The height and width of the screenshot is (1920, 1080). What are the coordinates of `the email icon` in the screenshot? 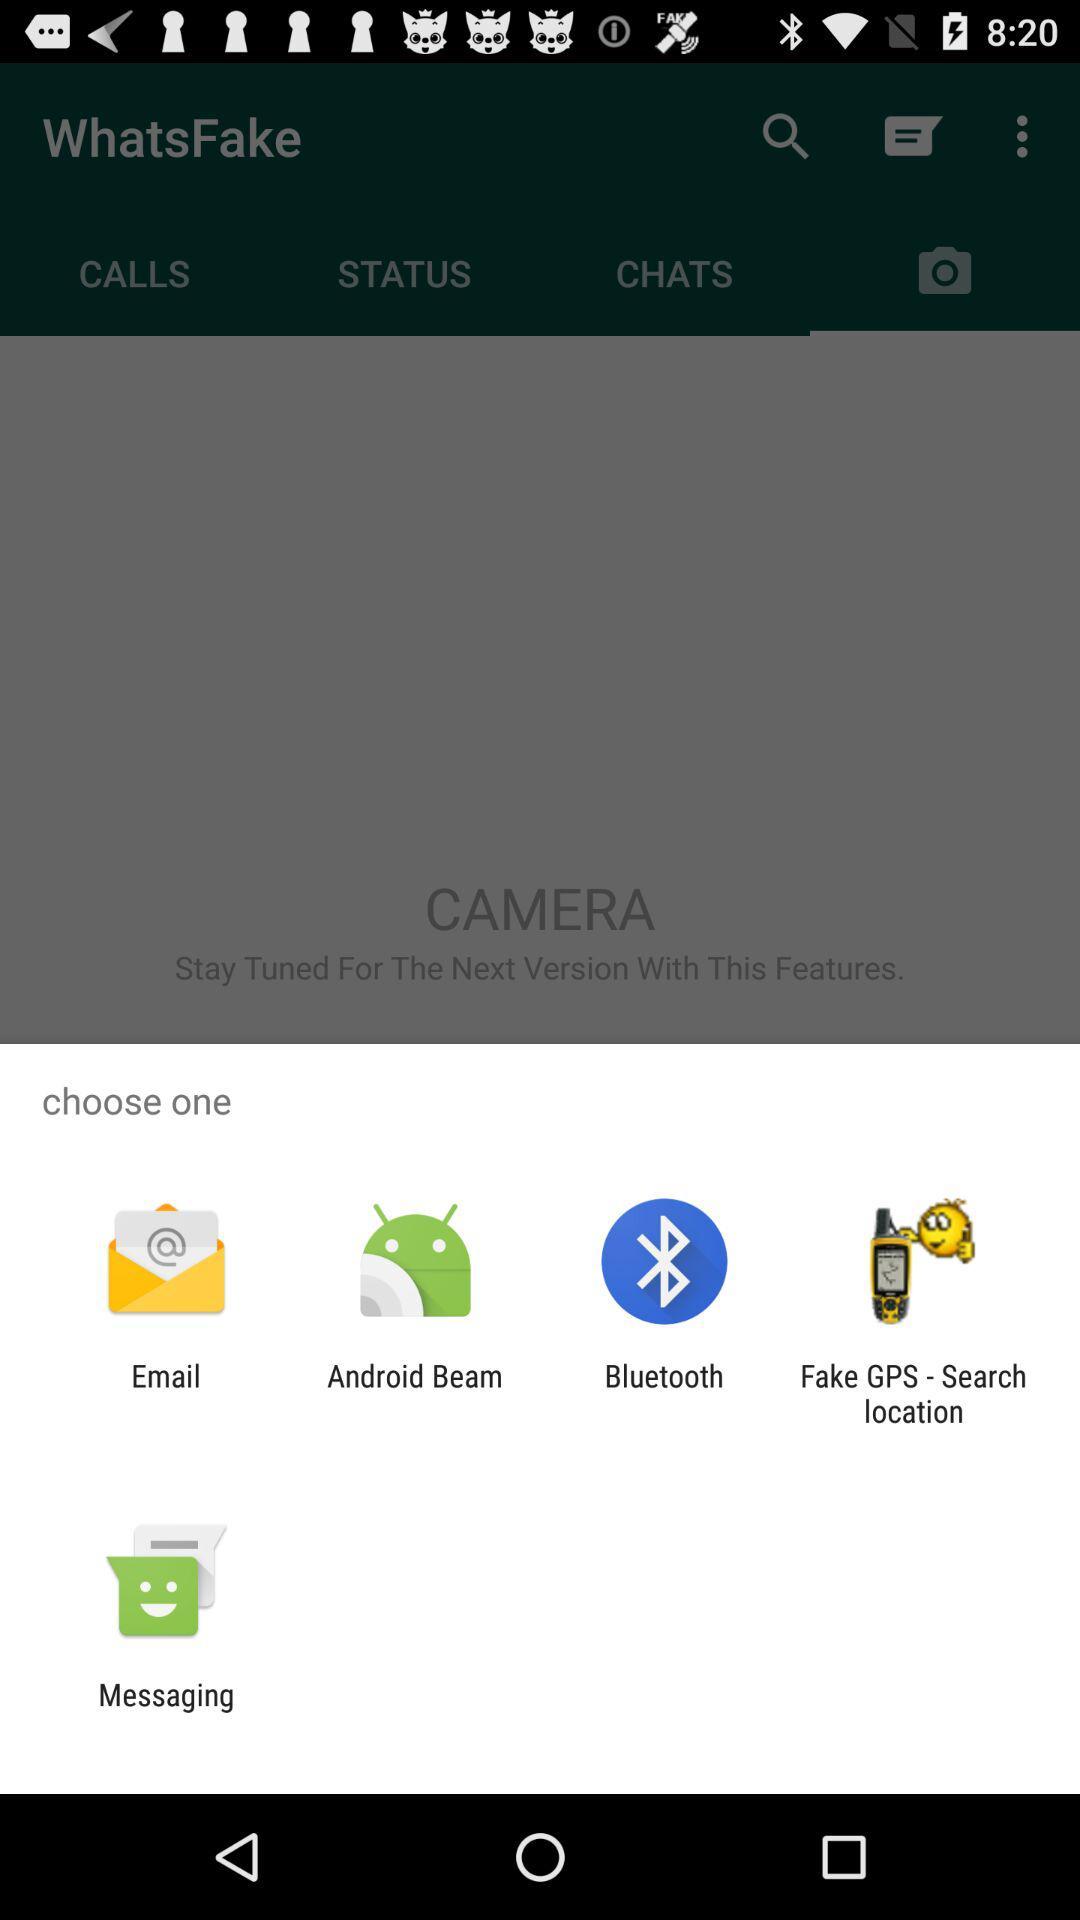 It's located at (165, 1392).